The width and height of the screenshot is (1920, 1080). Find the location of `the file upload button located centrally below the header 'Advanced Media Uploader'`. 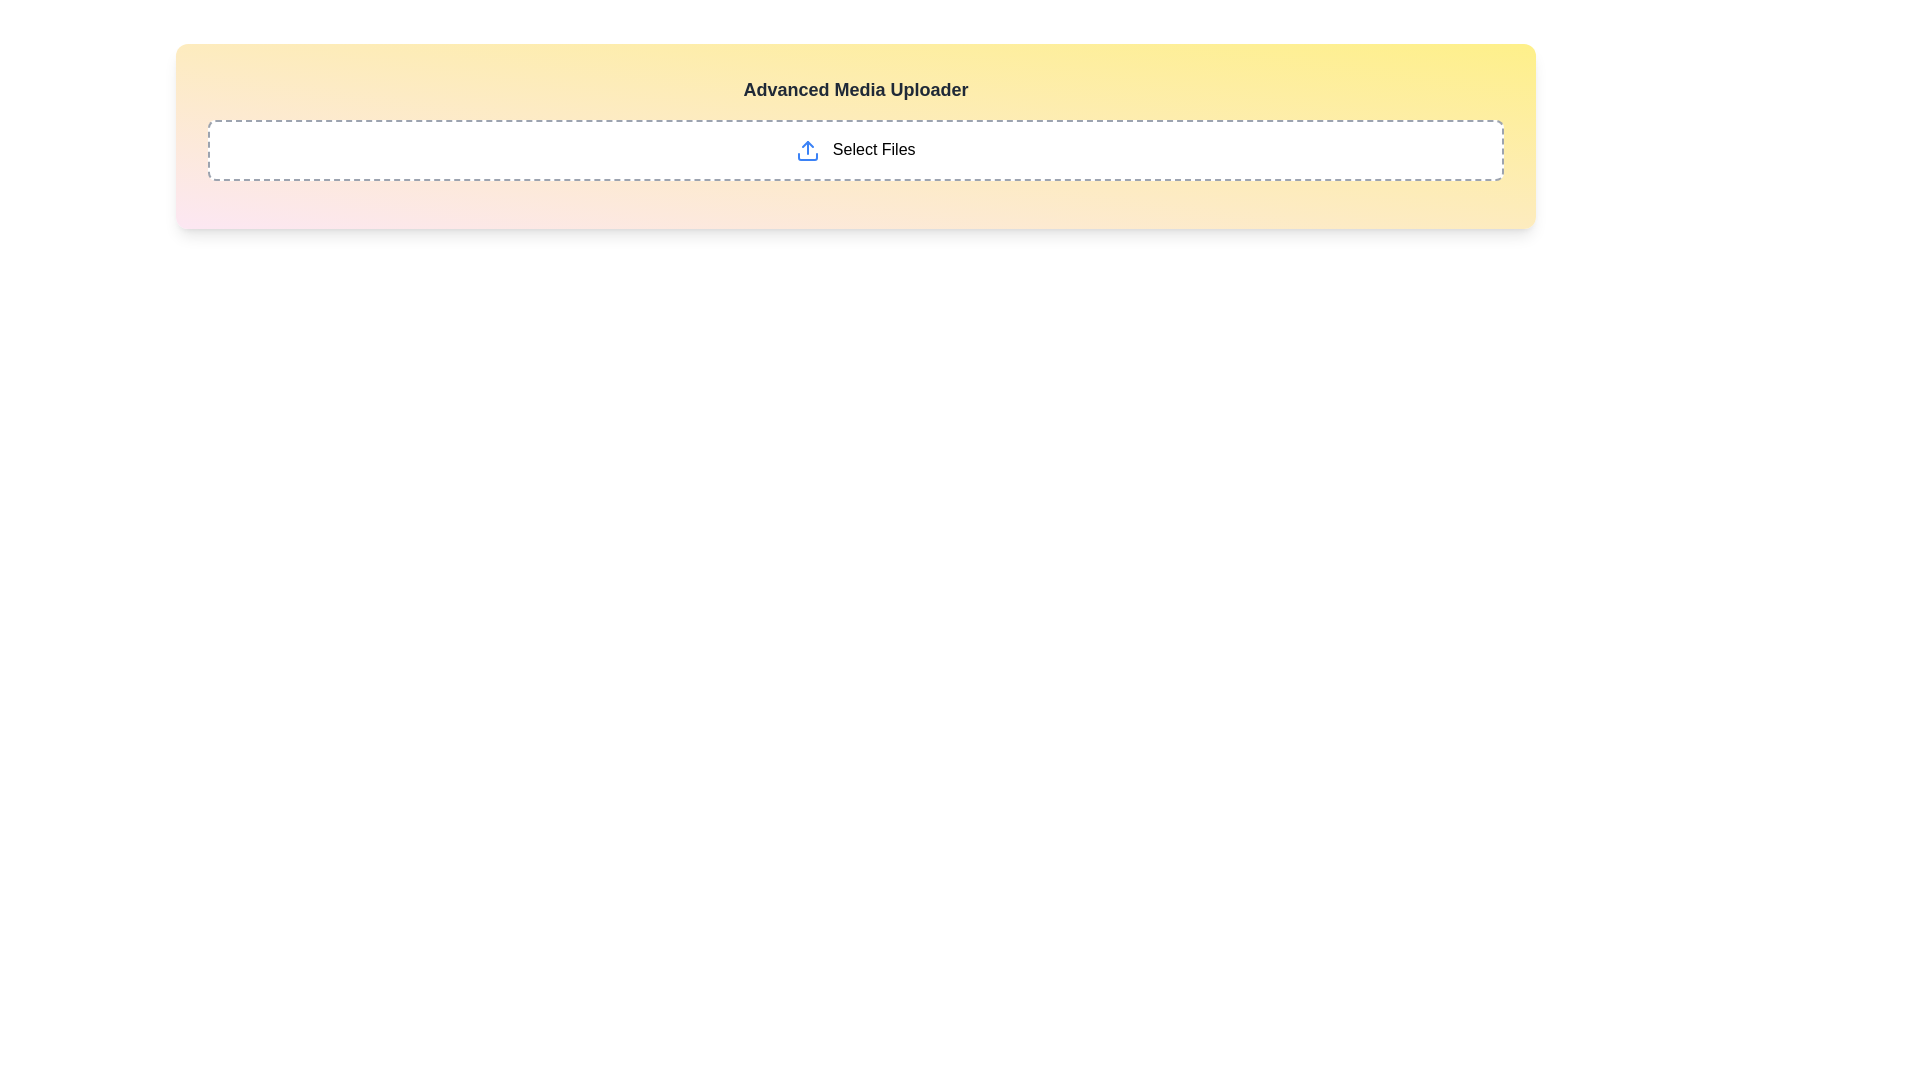

the file upload button located centrally below the header 'Advanced Media Uploader' is located at coordinates (855, 149).